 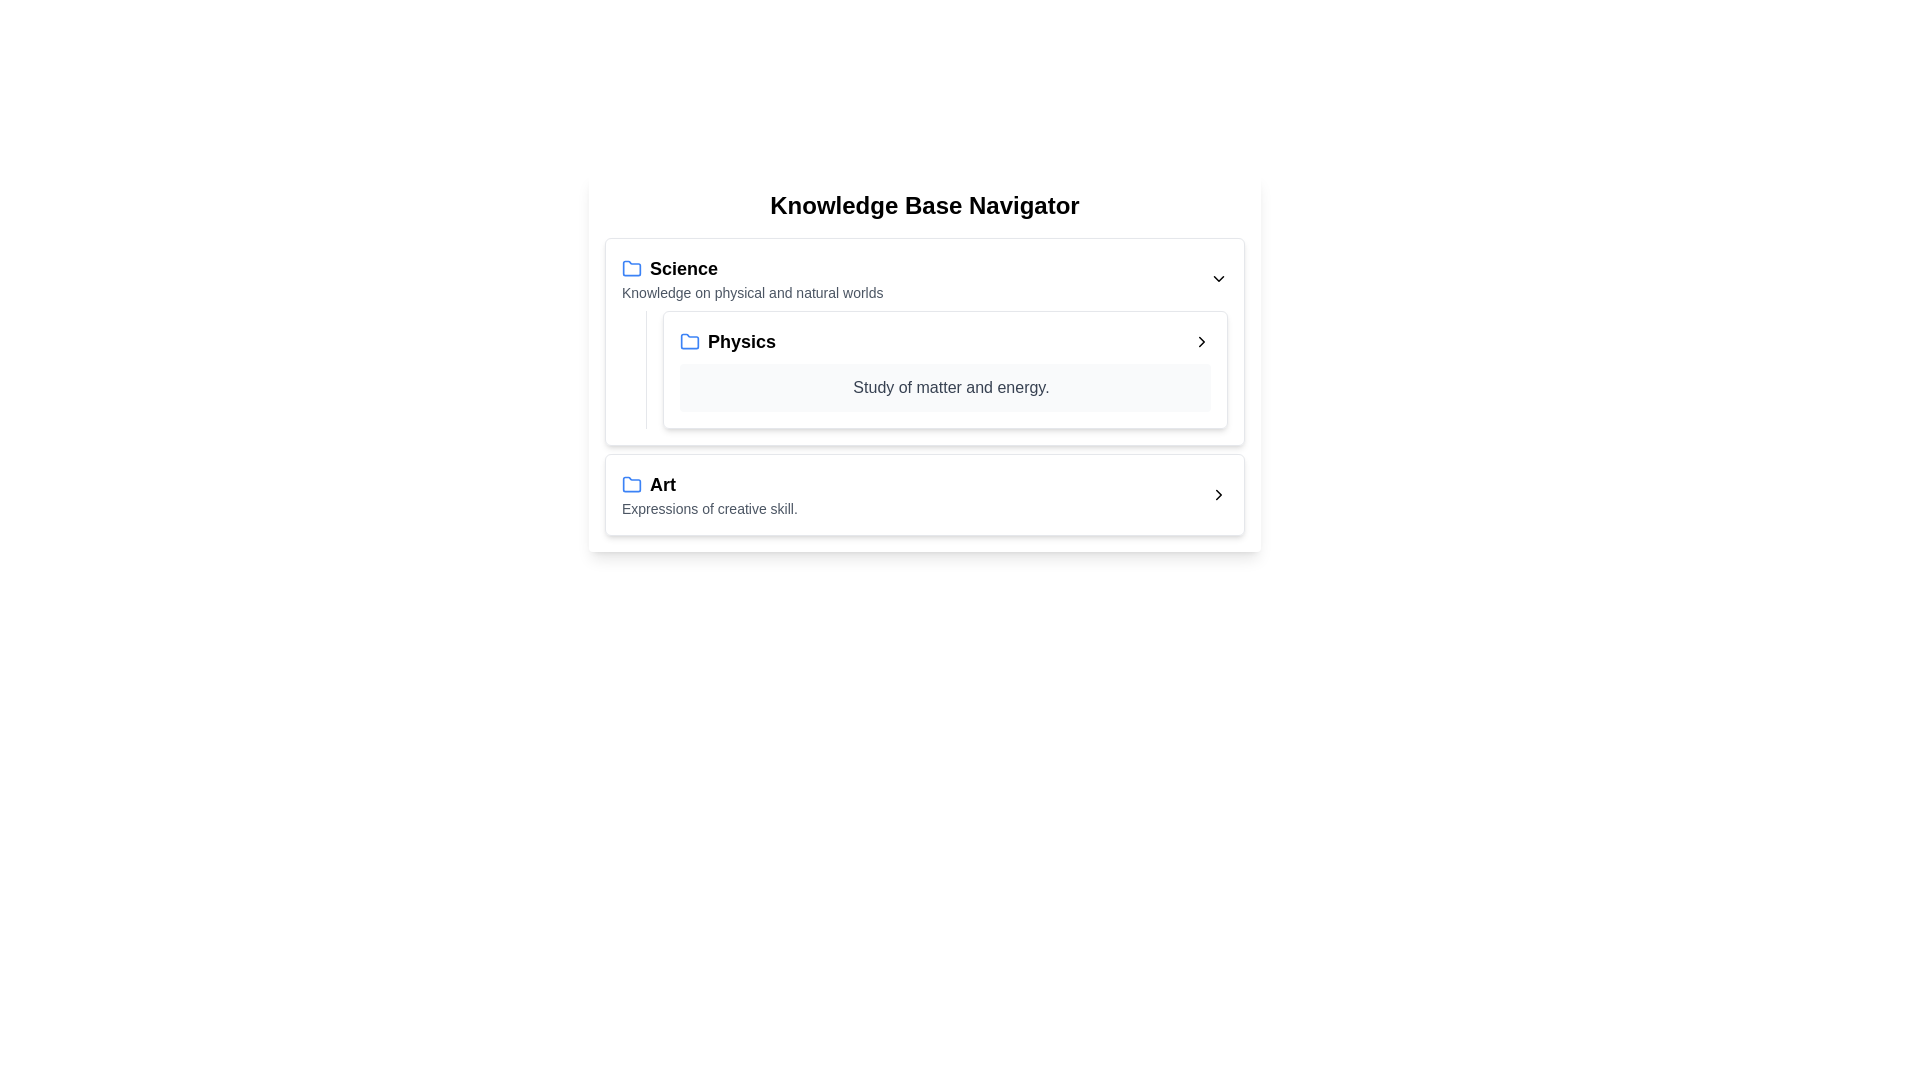 I want to click on the Chevron navigation icon located at the right edge of the selected row in the 'Science' section, so click(x=1200, y=341).